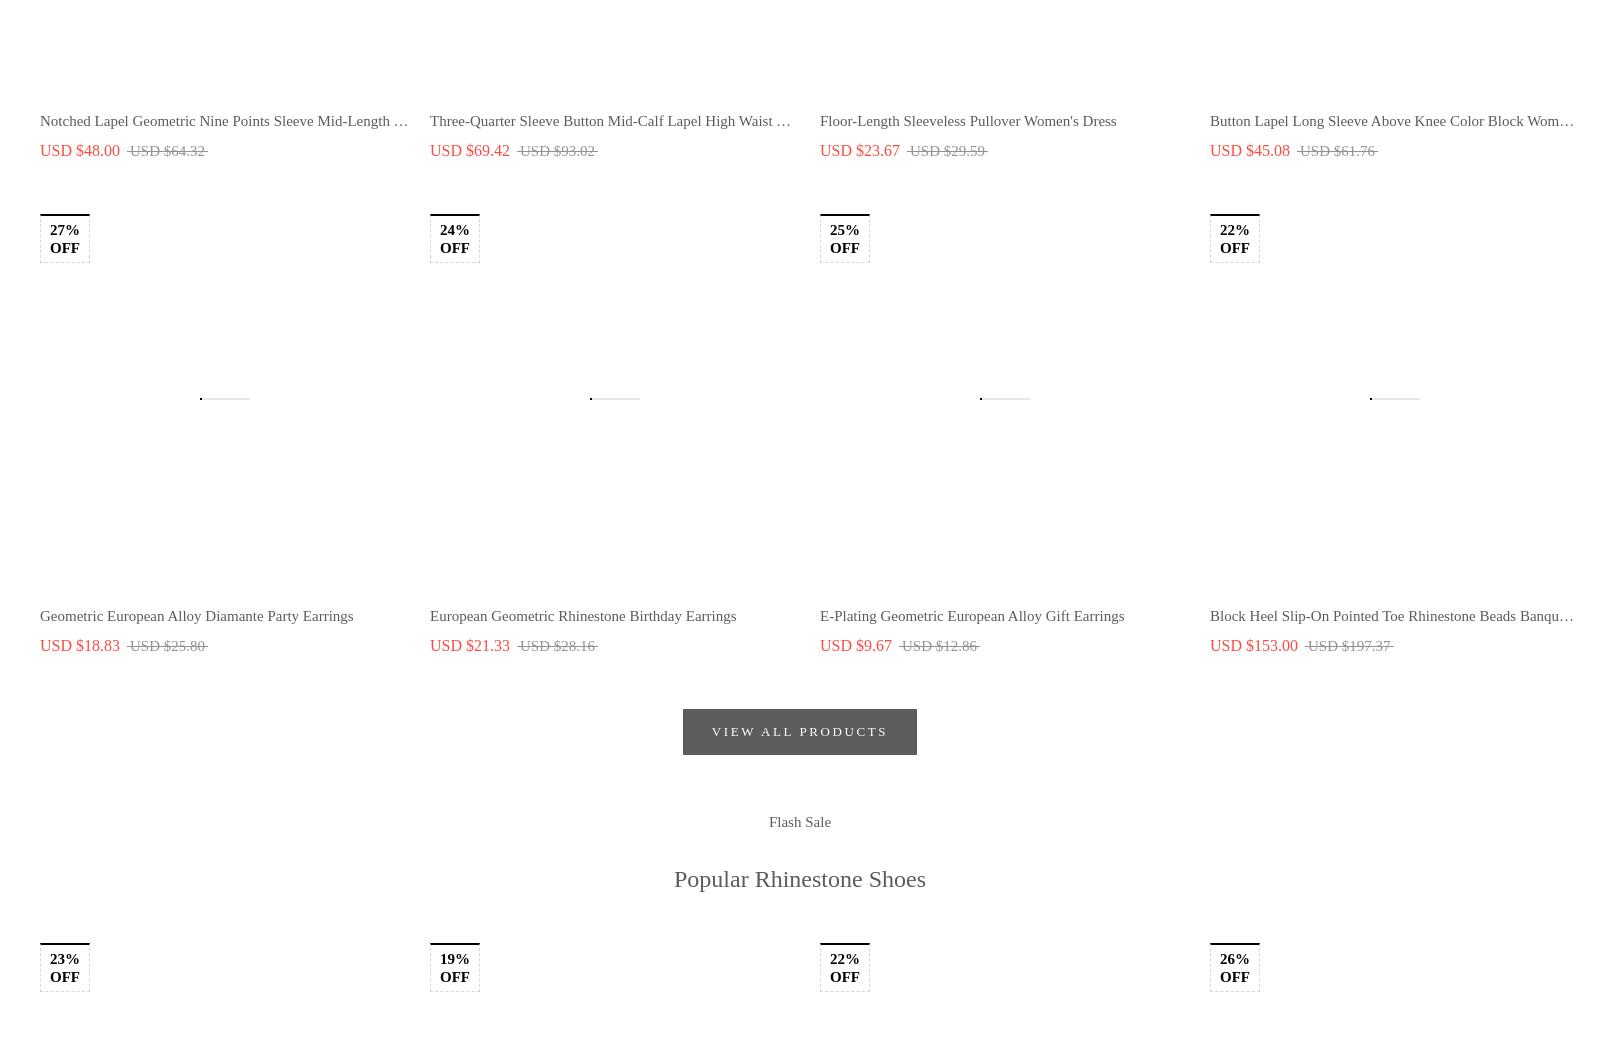 This screenshot has height=1062, width=1600. Describe the element at coordinates (1299, 218) in the screenshot. I see `'USD $68.82'` at that location.